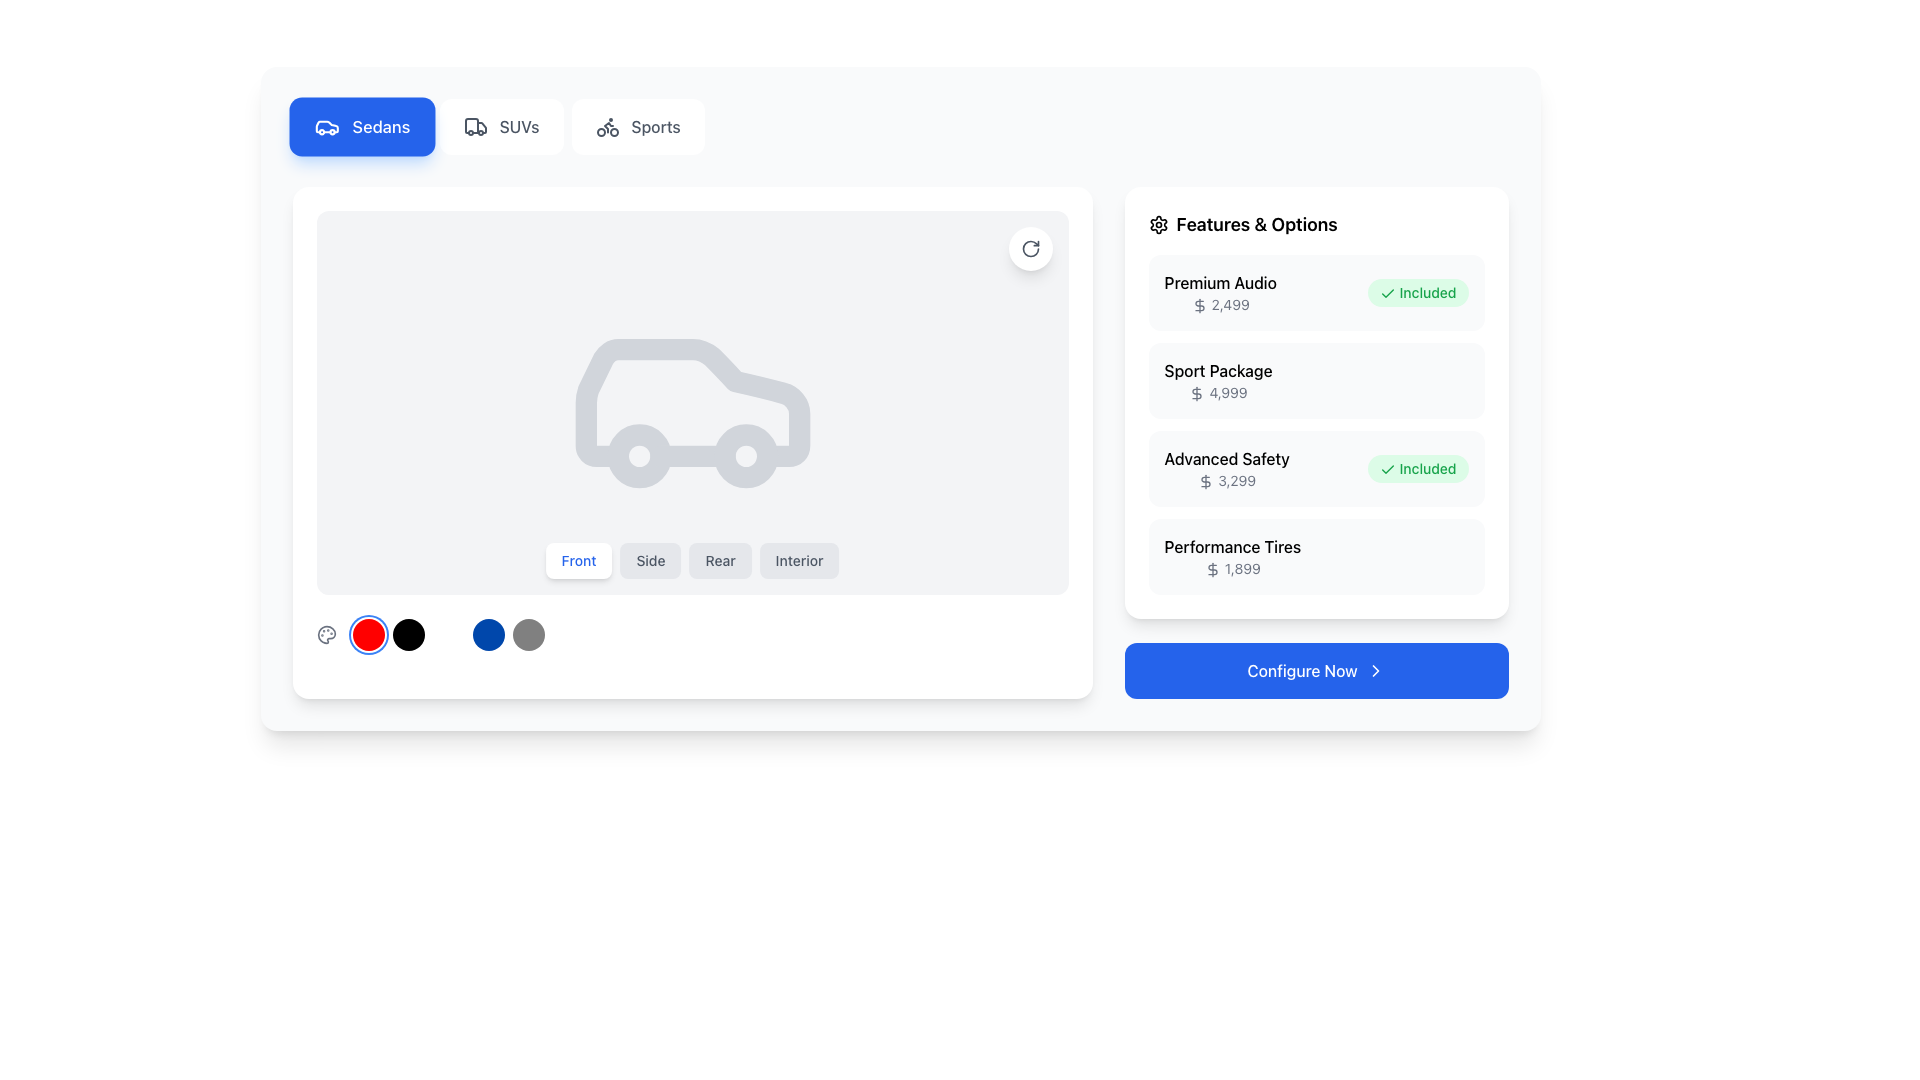 Image resolution: width=1920 pixels, height=1080 pixels. Describe the element at coordinates (1197, 394) in the screenshot. I see `the currency icon located in the 'Sport Package' section under 'Features & Options', which prefixes the price '4,999'` at that location.